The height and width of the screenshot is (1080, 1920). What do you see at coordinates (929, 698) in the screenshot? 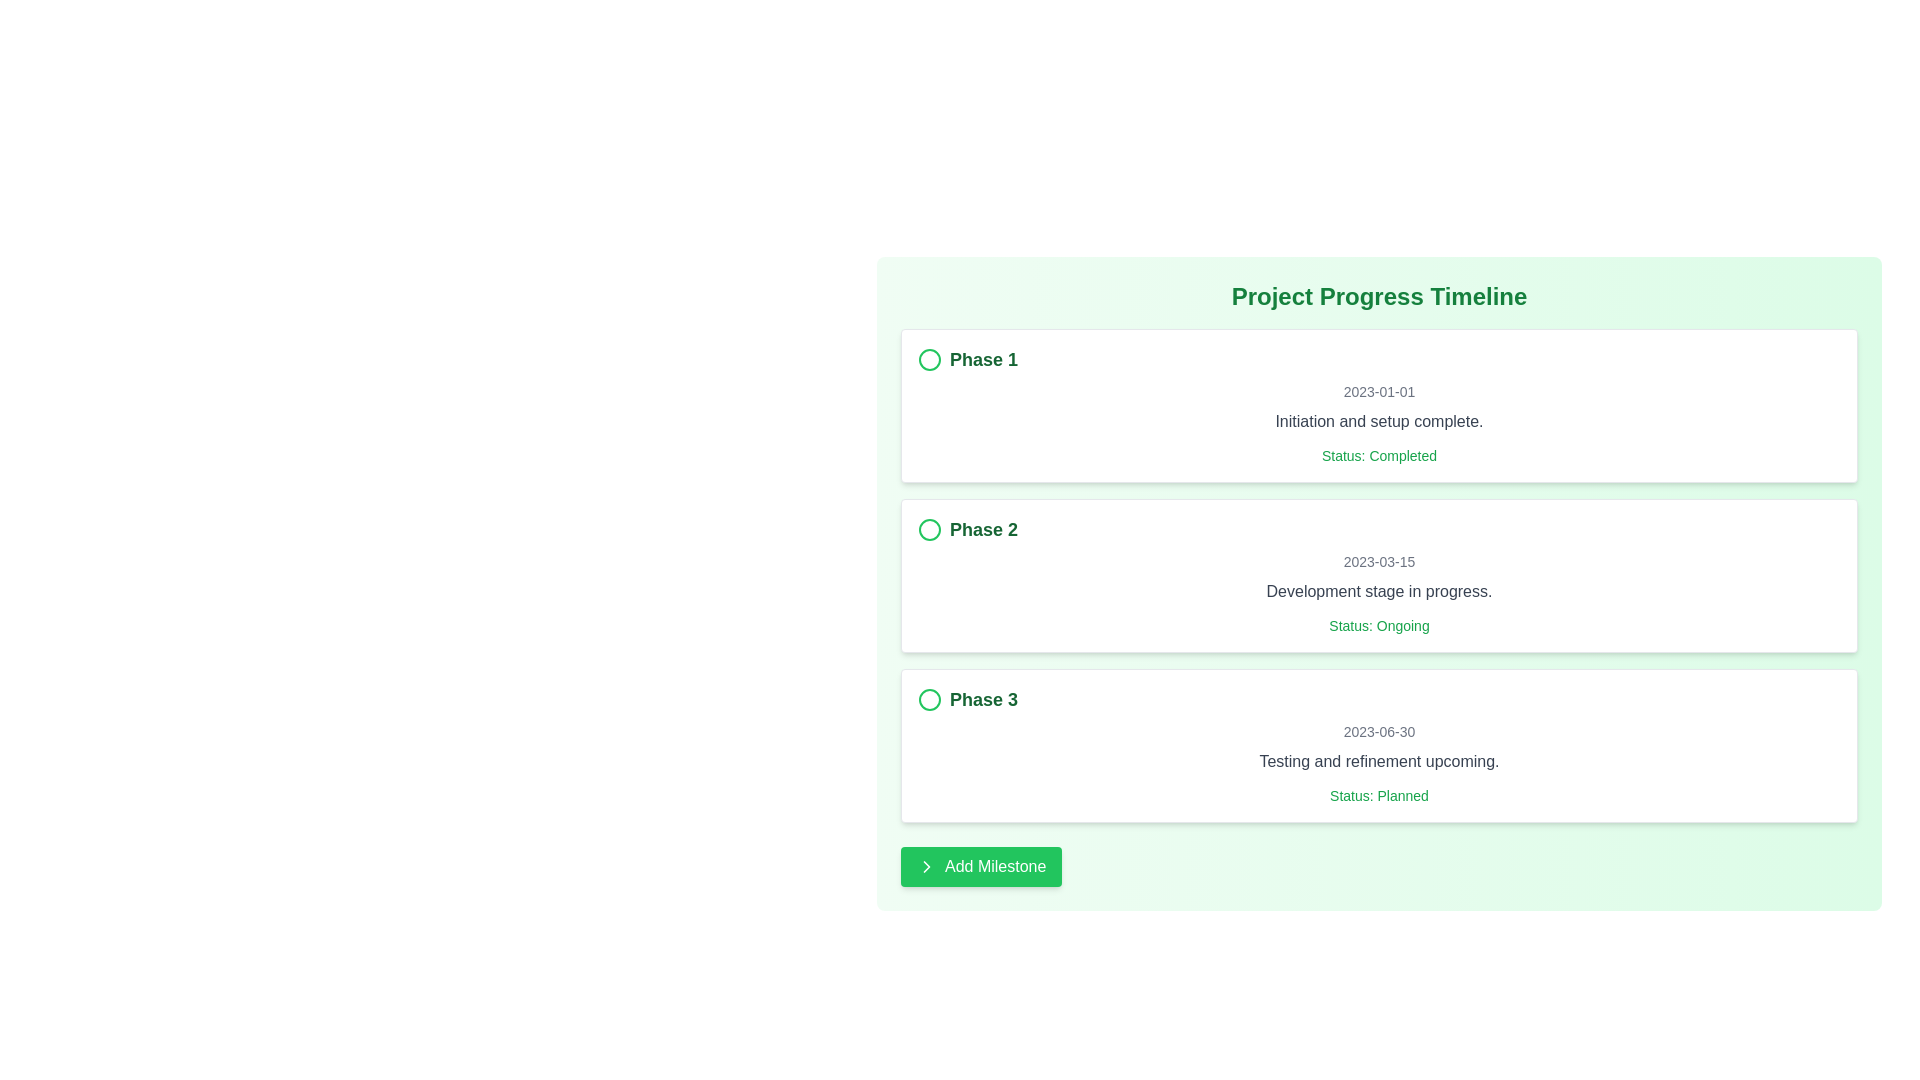
I see `the circular status indicator icon with a green outline, located adjacent to the 'Phase 3' label in the project progress timeline` at bounding box center [929, 698].